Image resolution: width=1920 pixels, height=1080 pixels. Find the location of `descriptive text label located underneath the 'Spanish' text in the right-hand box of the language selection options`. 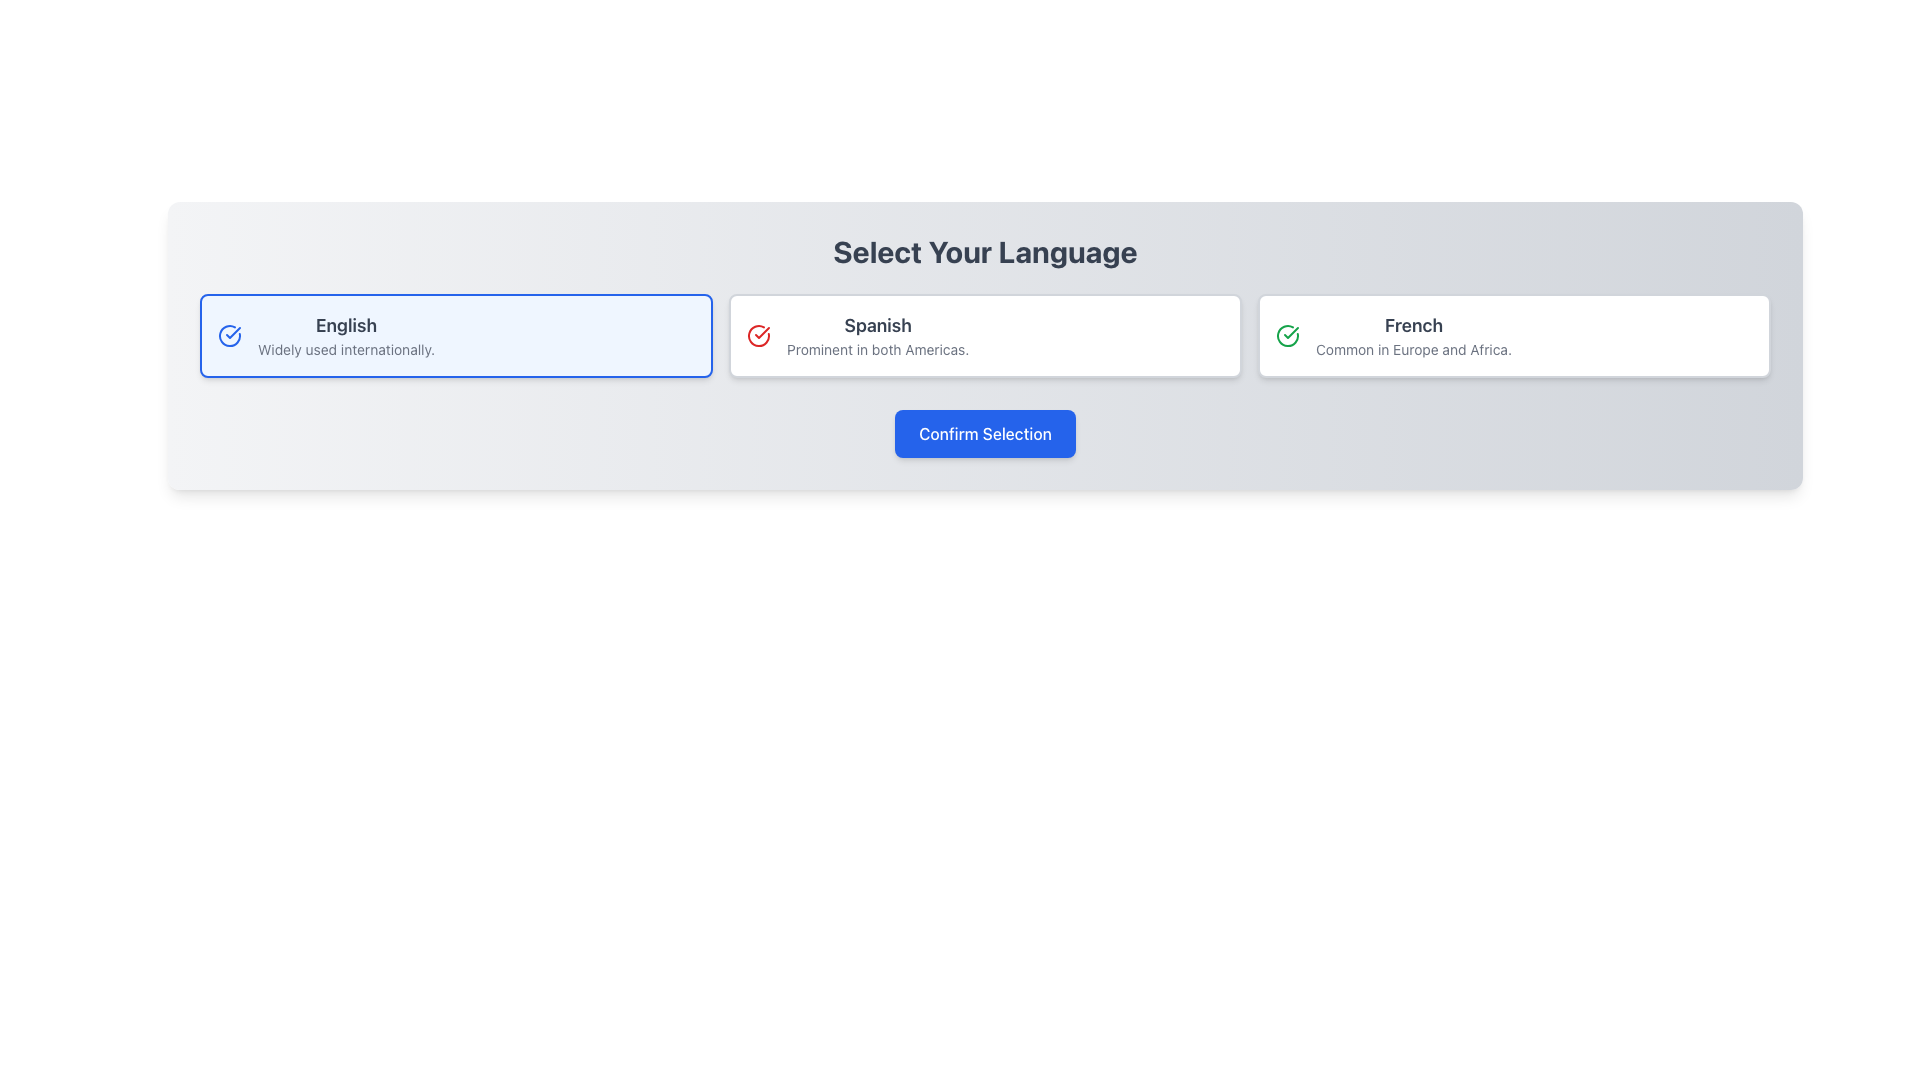

descriptive text label located underneath the 'Spanish' text in the right-hand box of the language selection options is located at coordinates (878, 349).